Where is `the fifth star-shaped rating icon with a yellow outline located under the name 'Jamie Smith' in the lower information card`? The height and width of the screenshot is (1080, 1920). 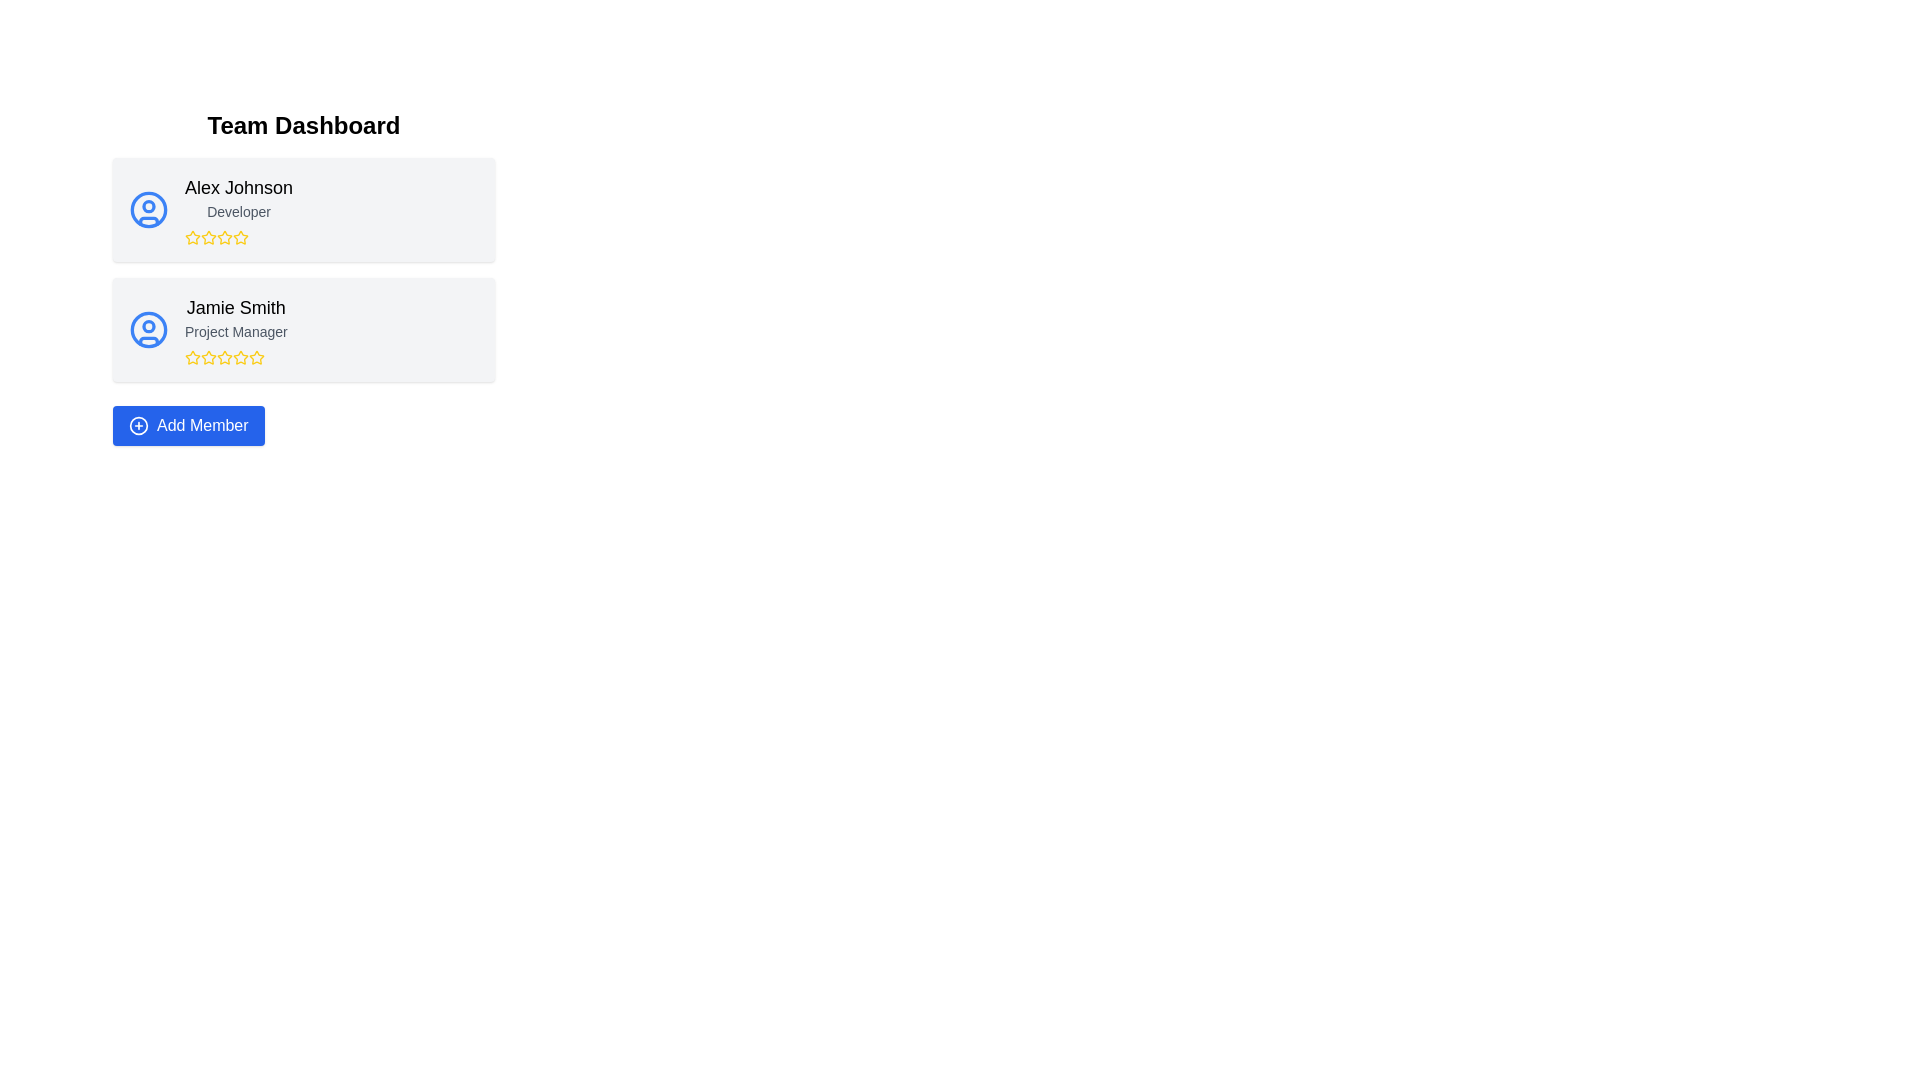 the fifth star-shaped rating icon with a yellow outline located under the name 'Jamie Smith' in the lower information card is located at coordinates (256, 357).